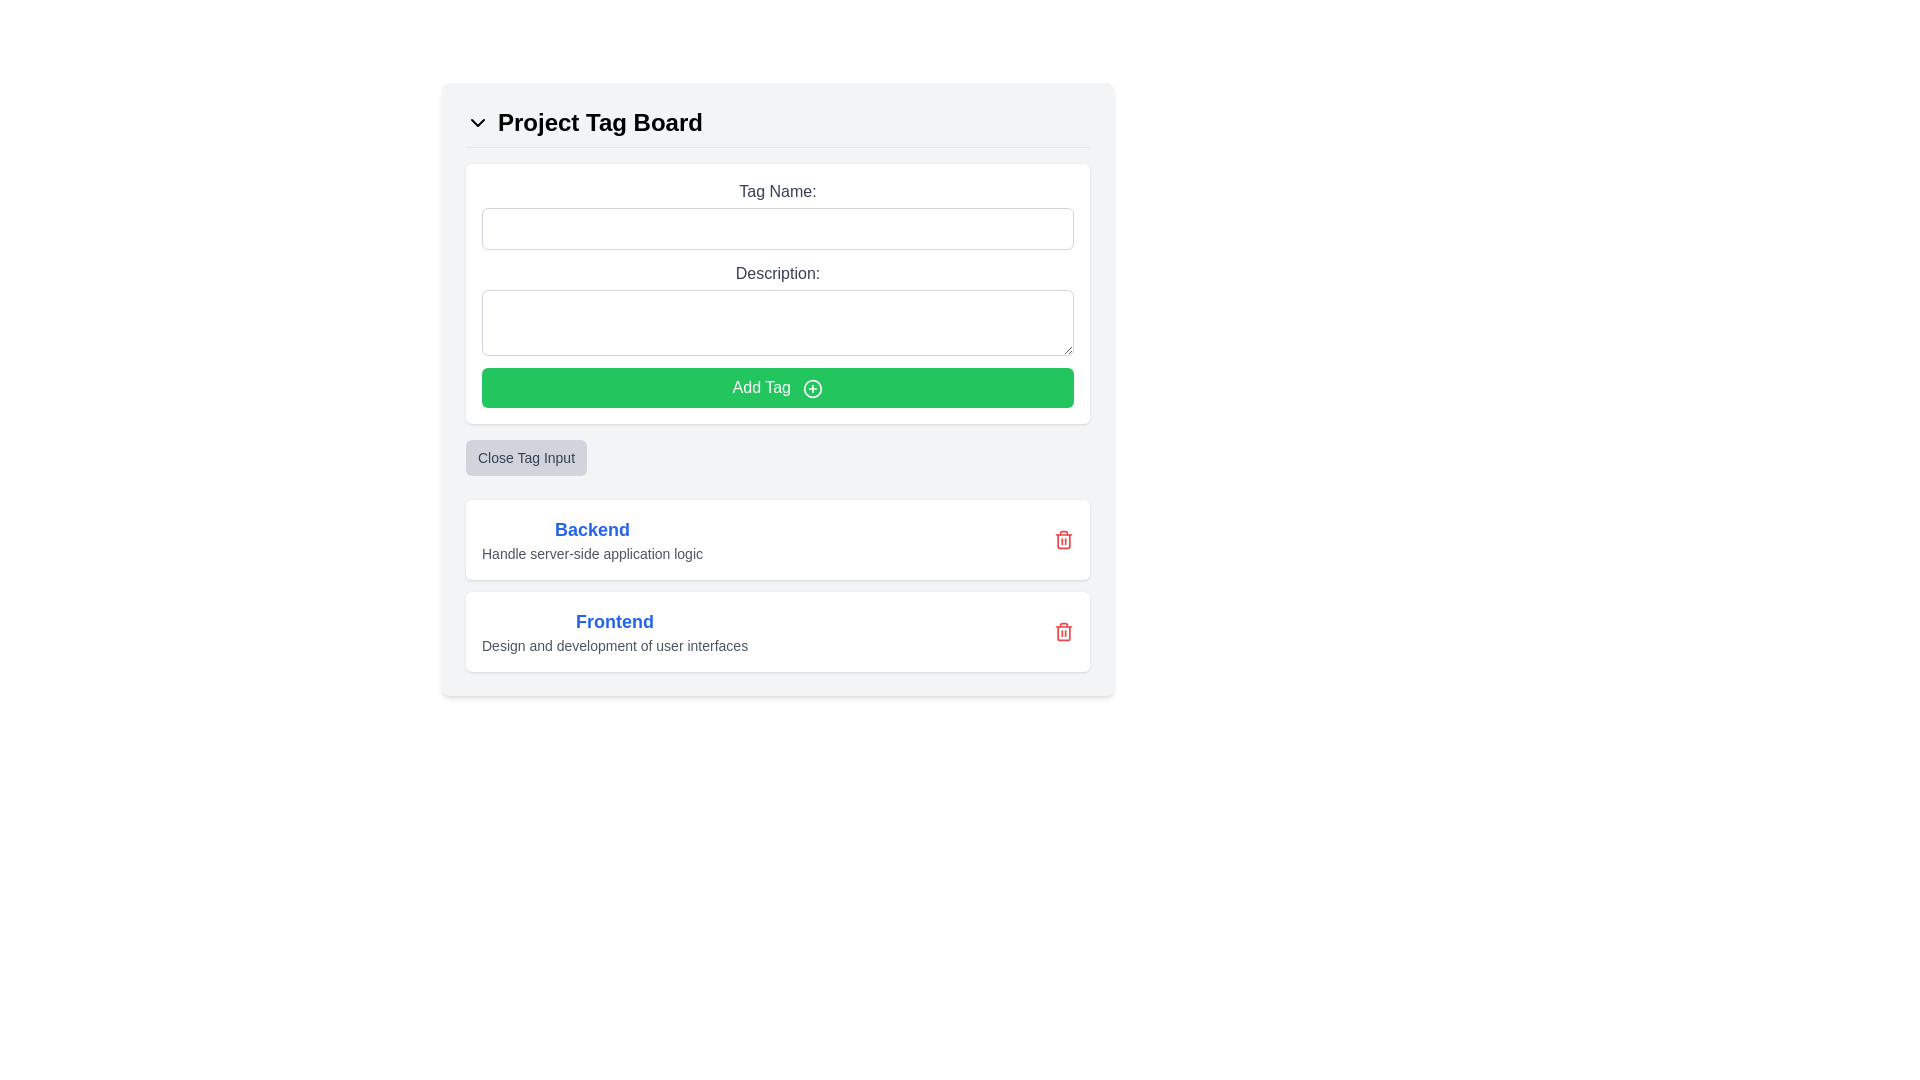  Describe the element at coordinates (477, 123) in the screenshot. I see `the chevron-down icon located to the left of the 'Project Tag Board' text` at that location.